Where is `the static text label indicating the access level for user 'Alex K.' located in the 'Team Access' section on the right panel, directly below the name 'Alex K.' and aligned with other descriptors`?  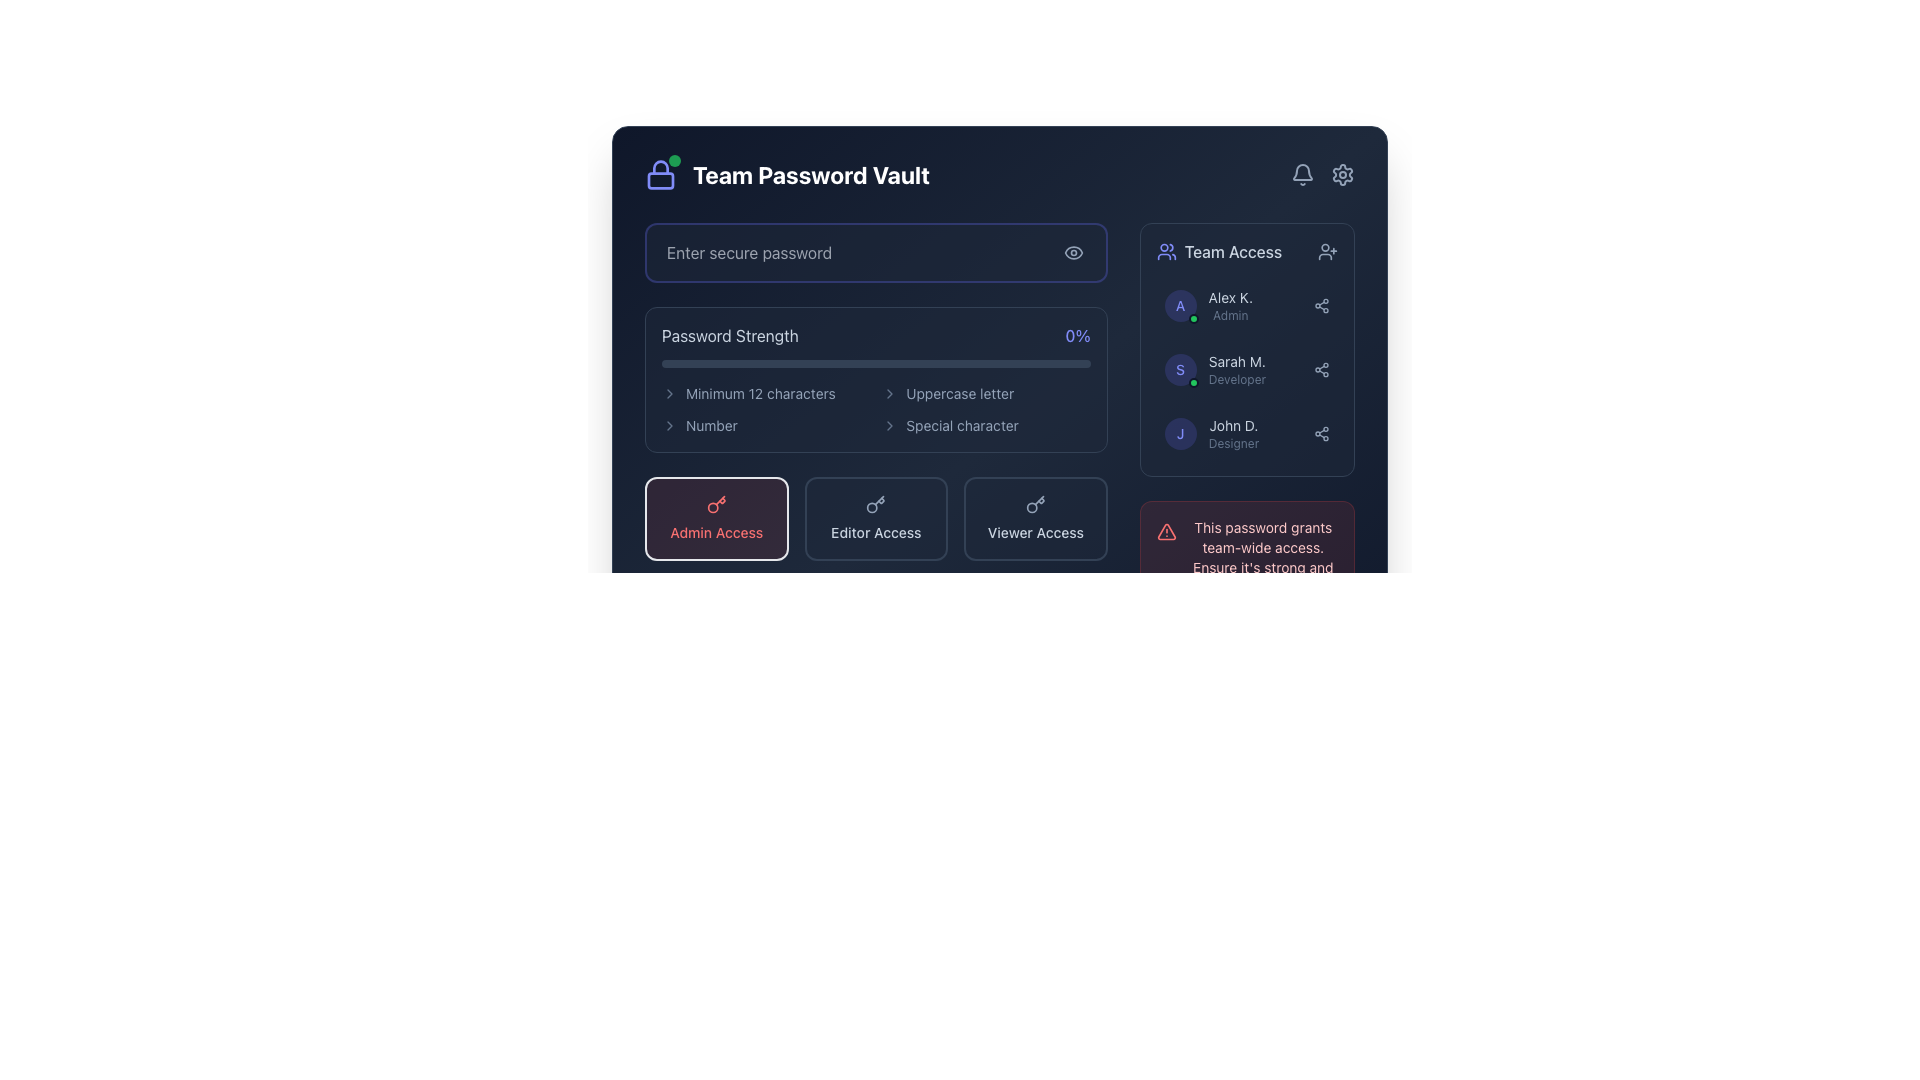 the static text label indicating the access level for user 'Alex K.' located in the 'Team Access' section on the right panel, directly below the name 'Alex K.' and aligned with other descriptors is located at coordinates (1229, 315).